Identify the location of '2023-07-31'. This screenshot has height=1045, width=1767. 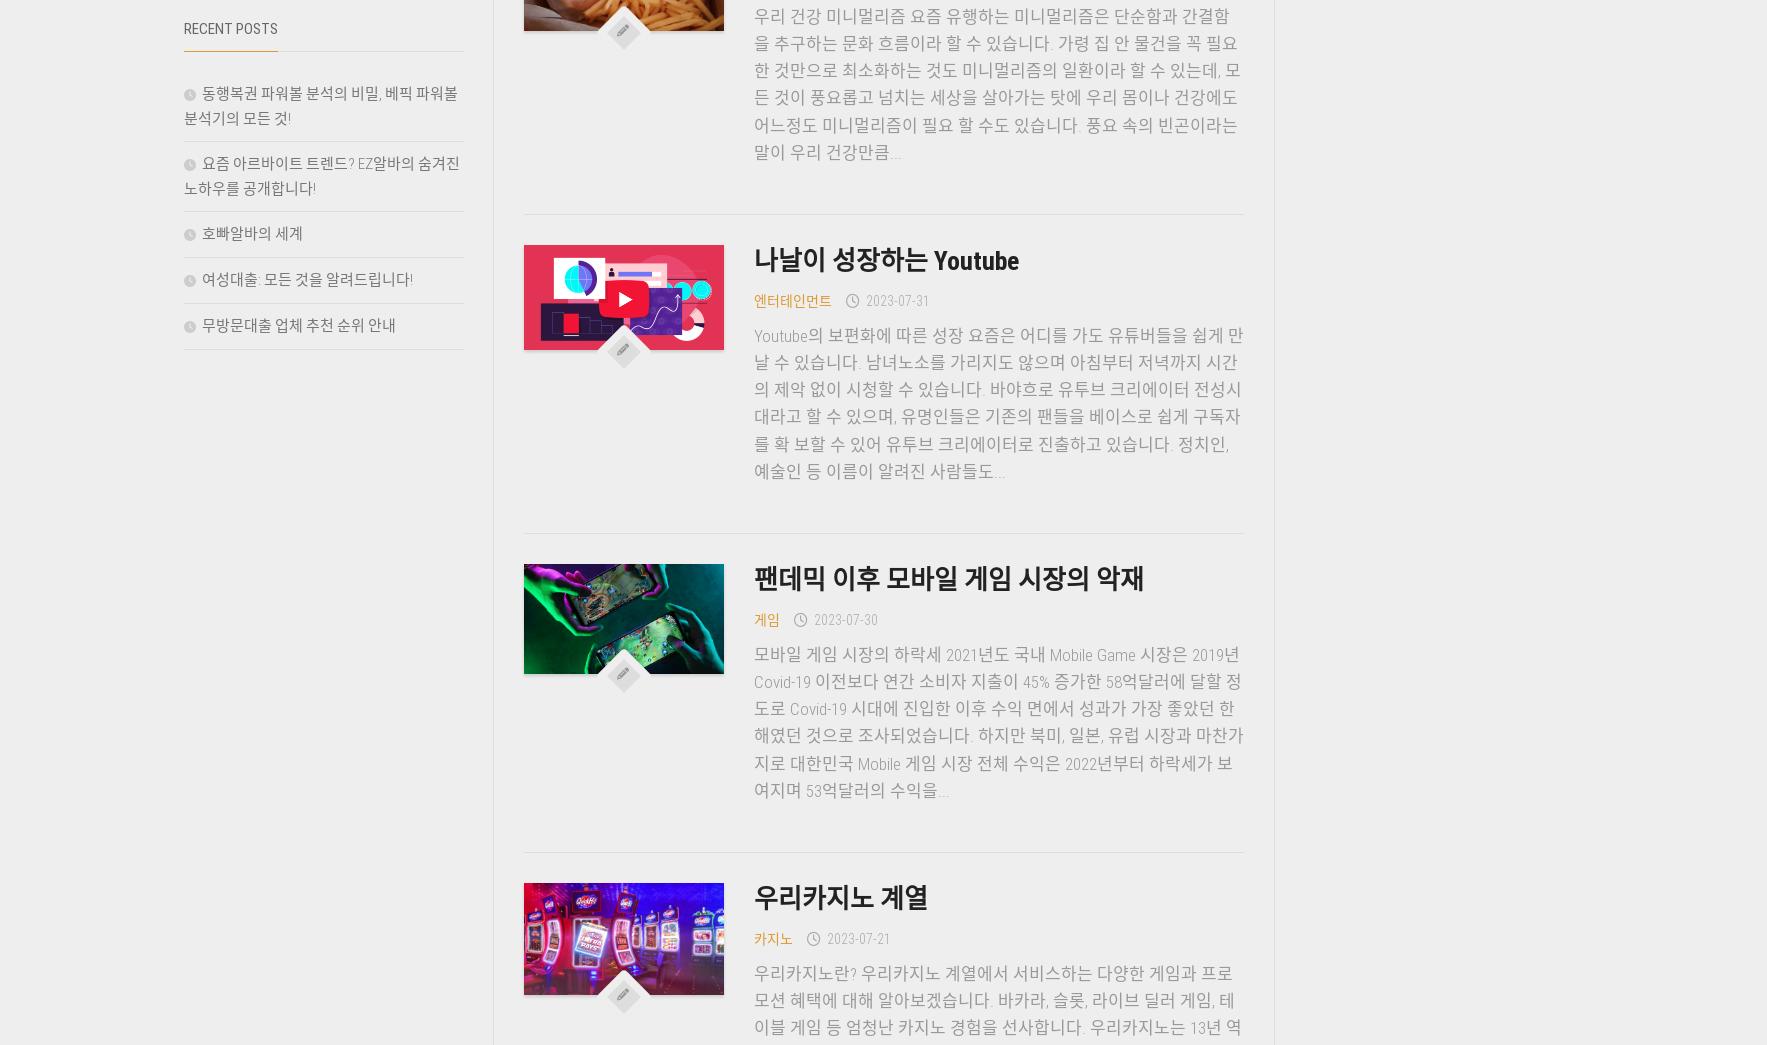
(896, 300).